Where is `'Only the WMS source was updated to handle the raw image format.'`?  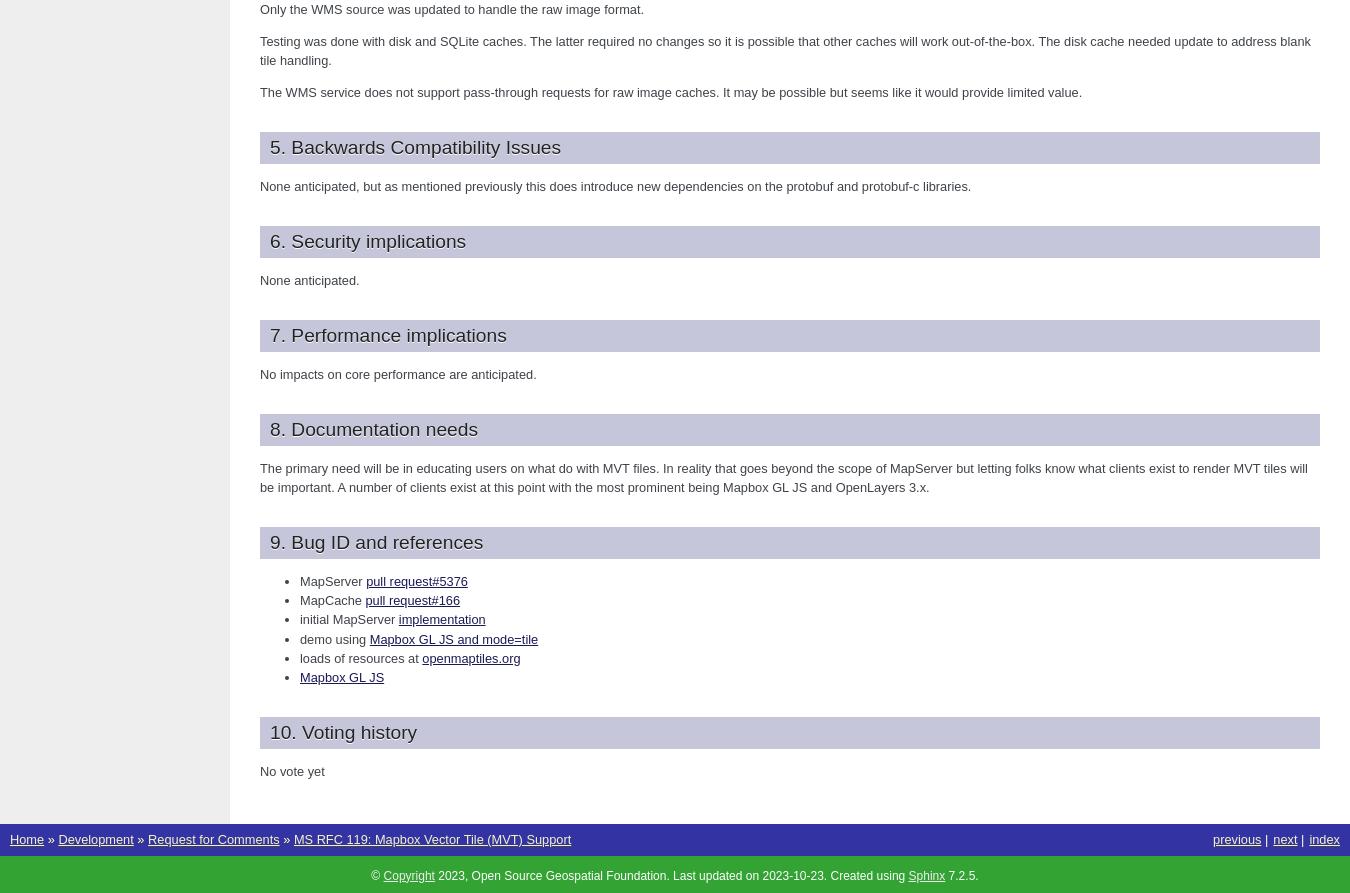 'Only the WMS source was updated to handle the raw image format.' is located at coordinates (450, 8).